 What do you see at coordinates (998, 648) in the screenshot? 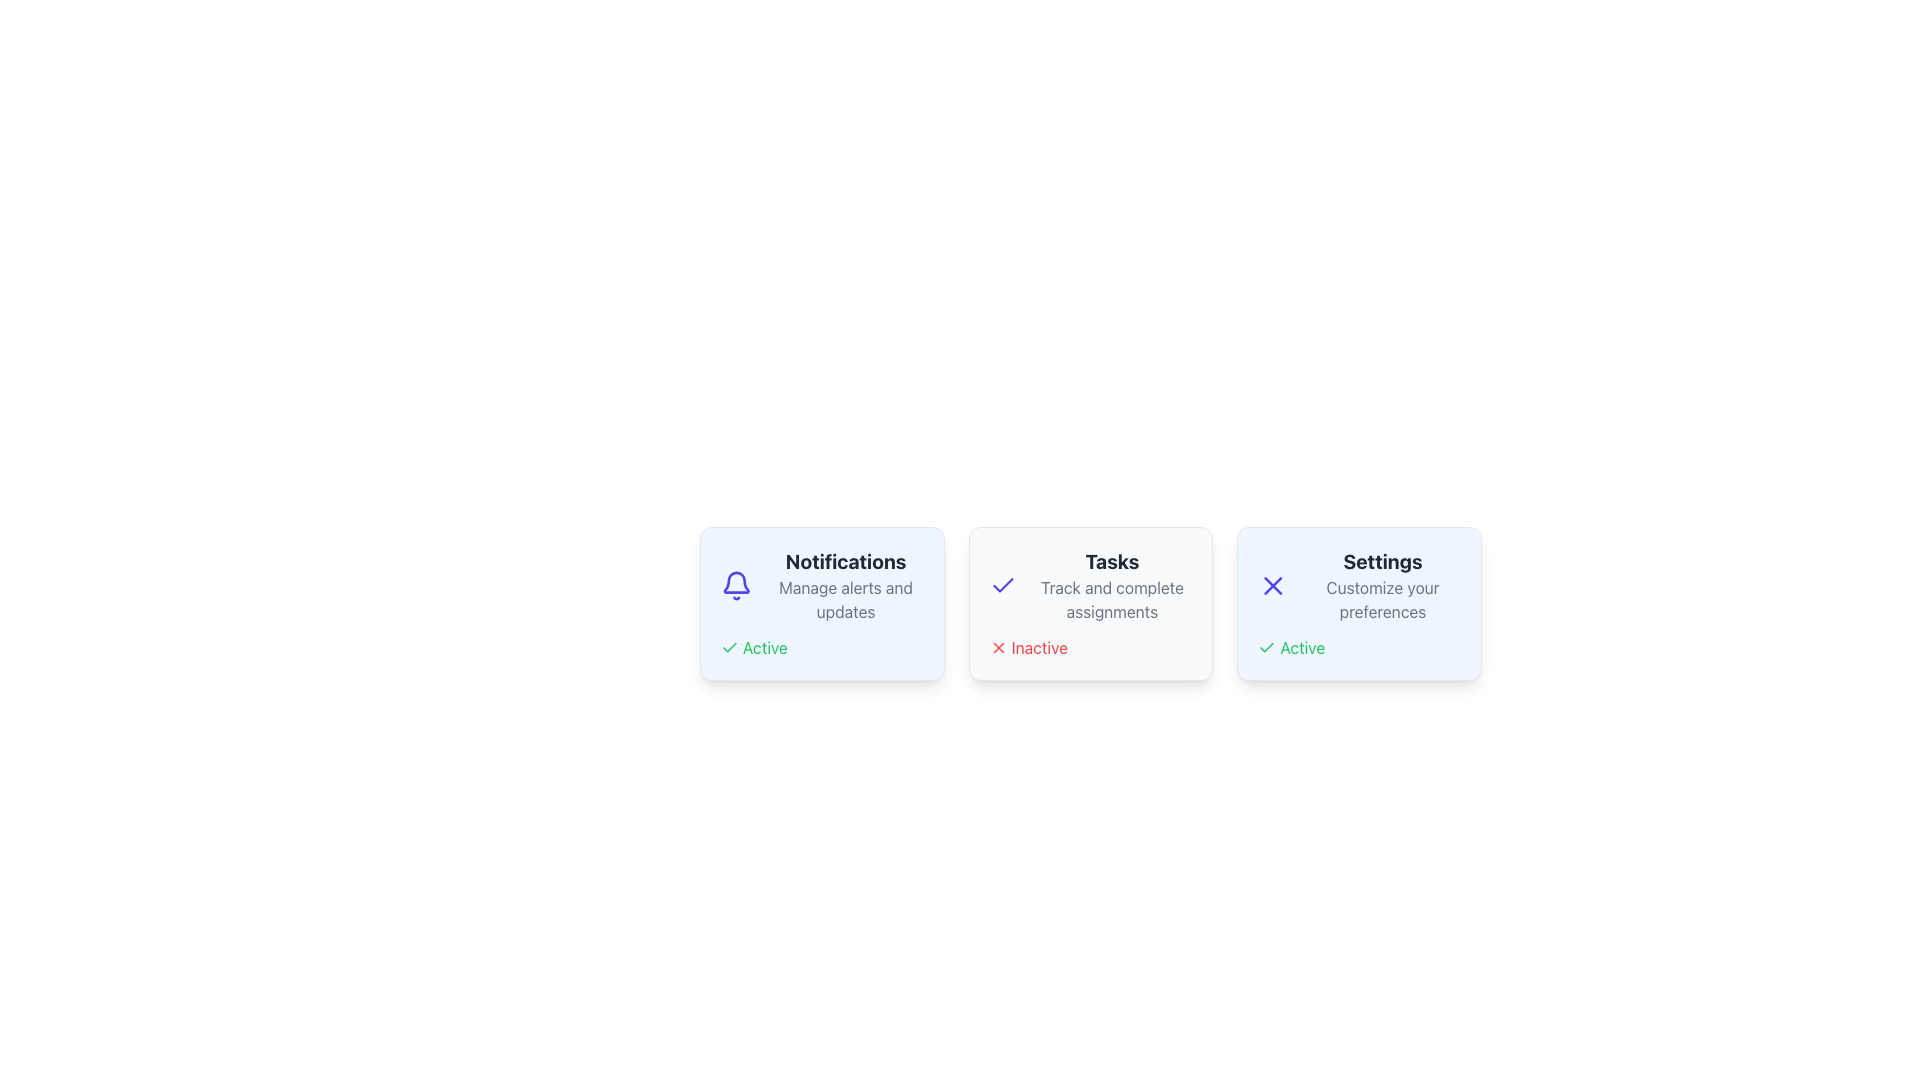
I see `the negative status icon located in the 'Tasks' card, positioned to the left of the word 'Inactive'` at bounding box center [998, 648].